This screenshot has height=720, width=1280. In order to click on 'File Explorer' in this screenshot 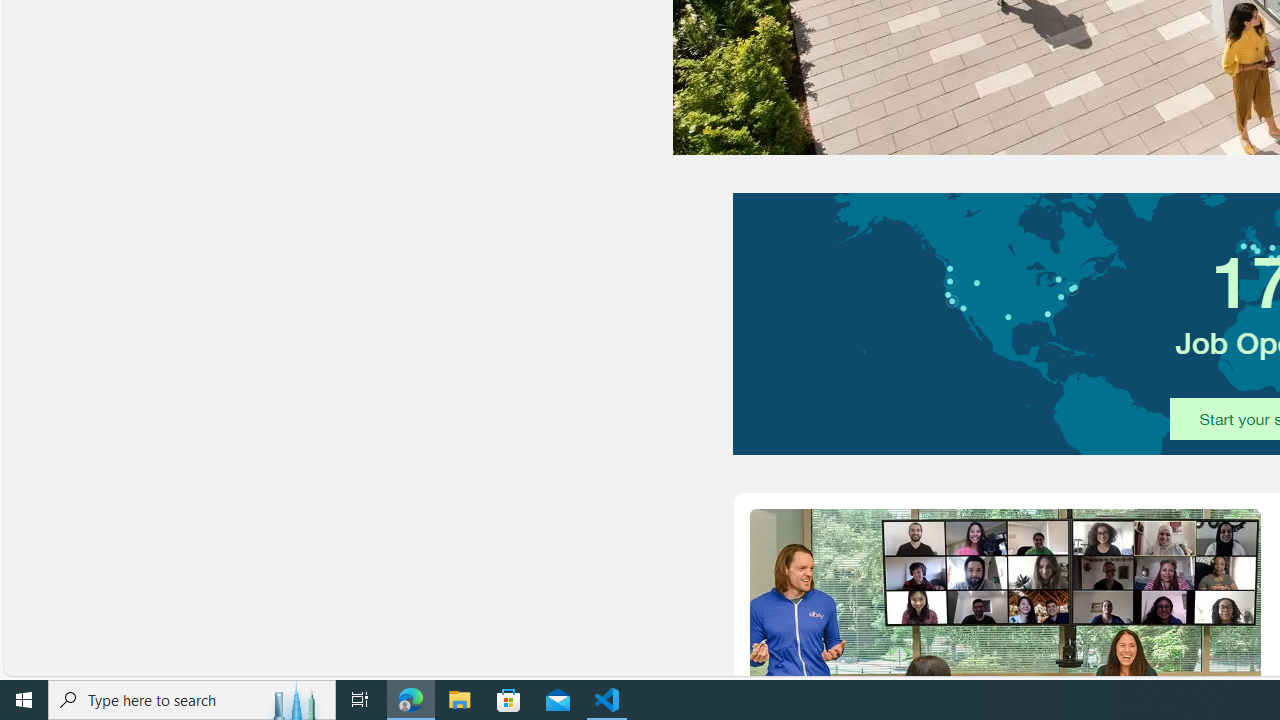, I will do `click(459, 698)`.